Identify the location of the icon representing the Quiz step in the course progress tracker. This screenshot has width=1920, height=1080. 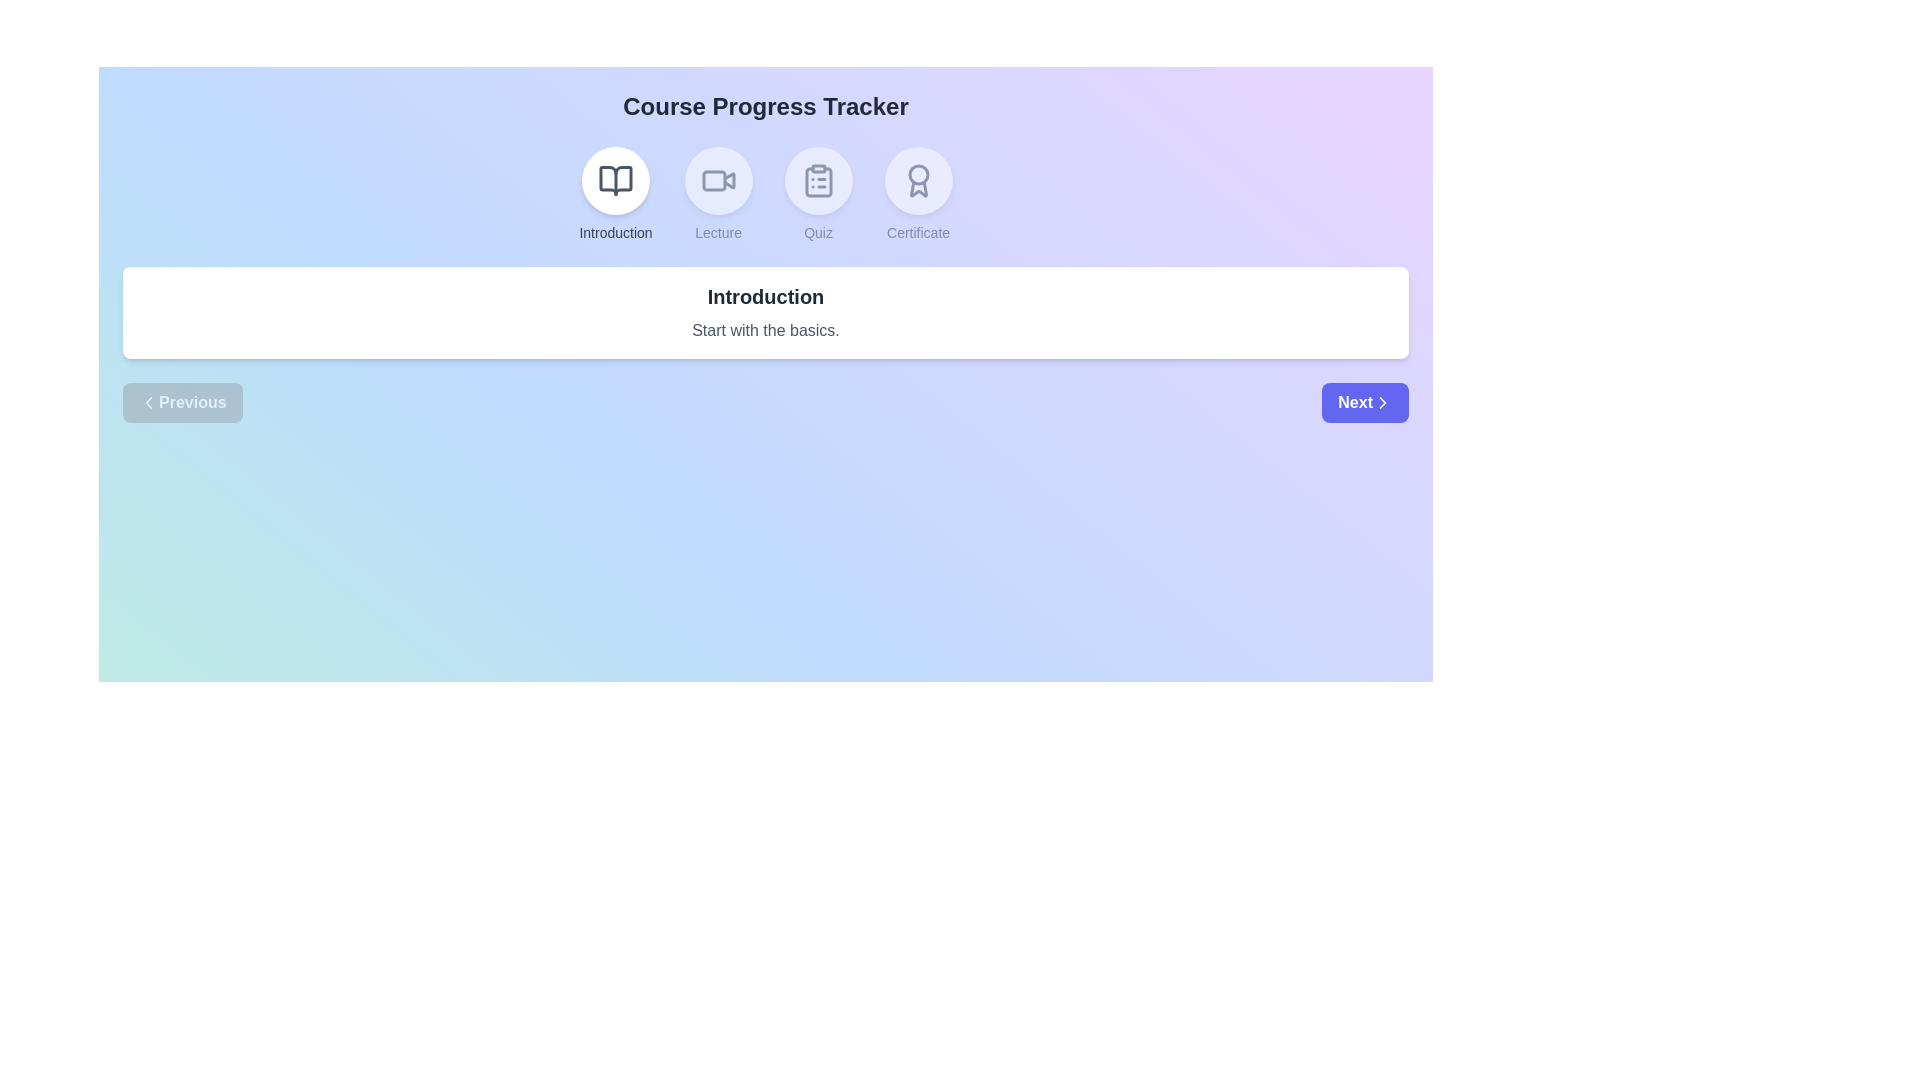
(818, 181).